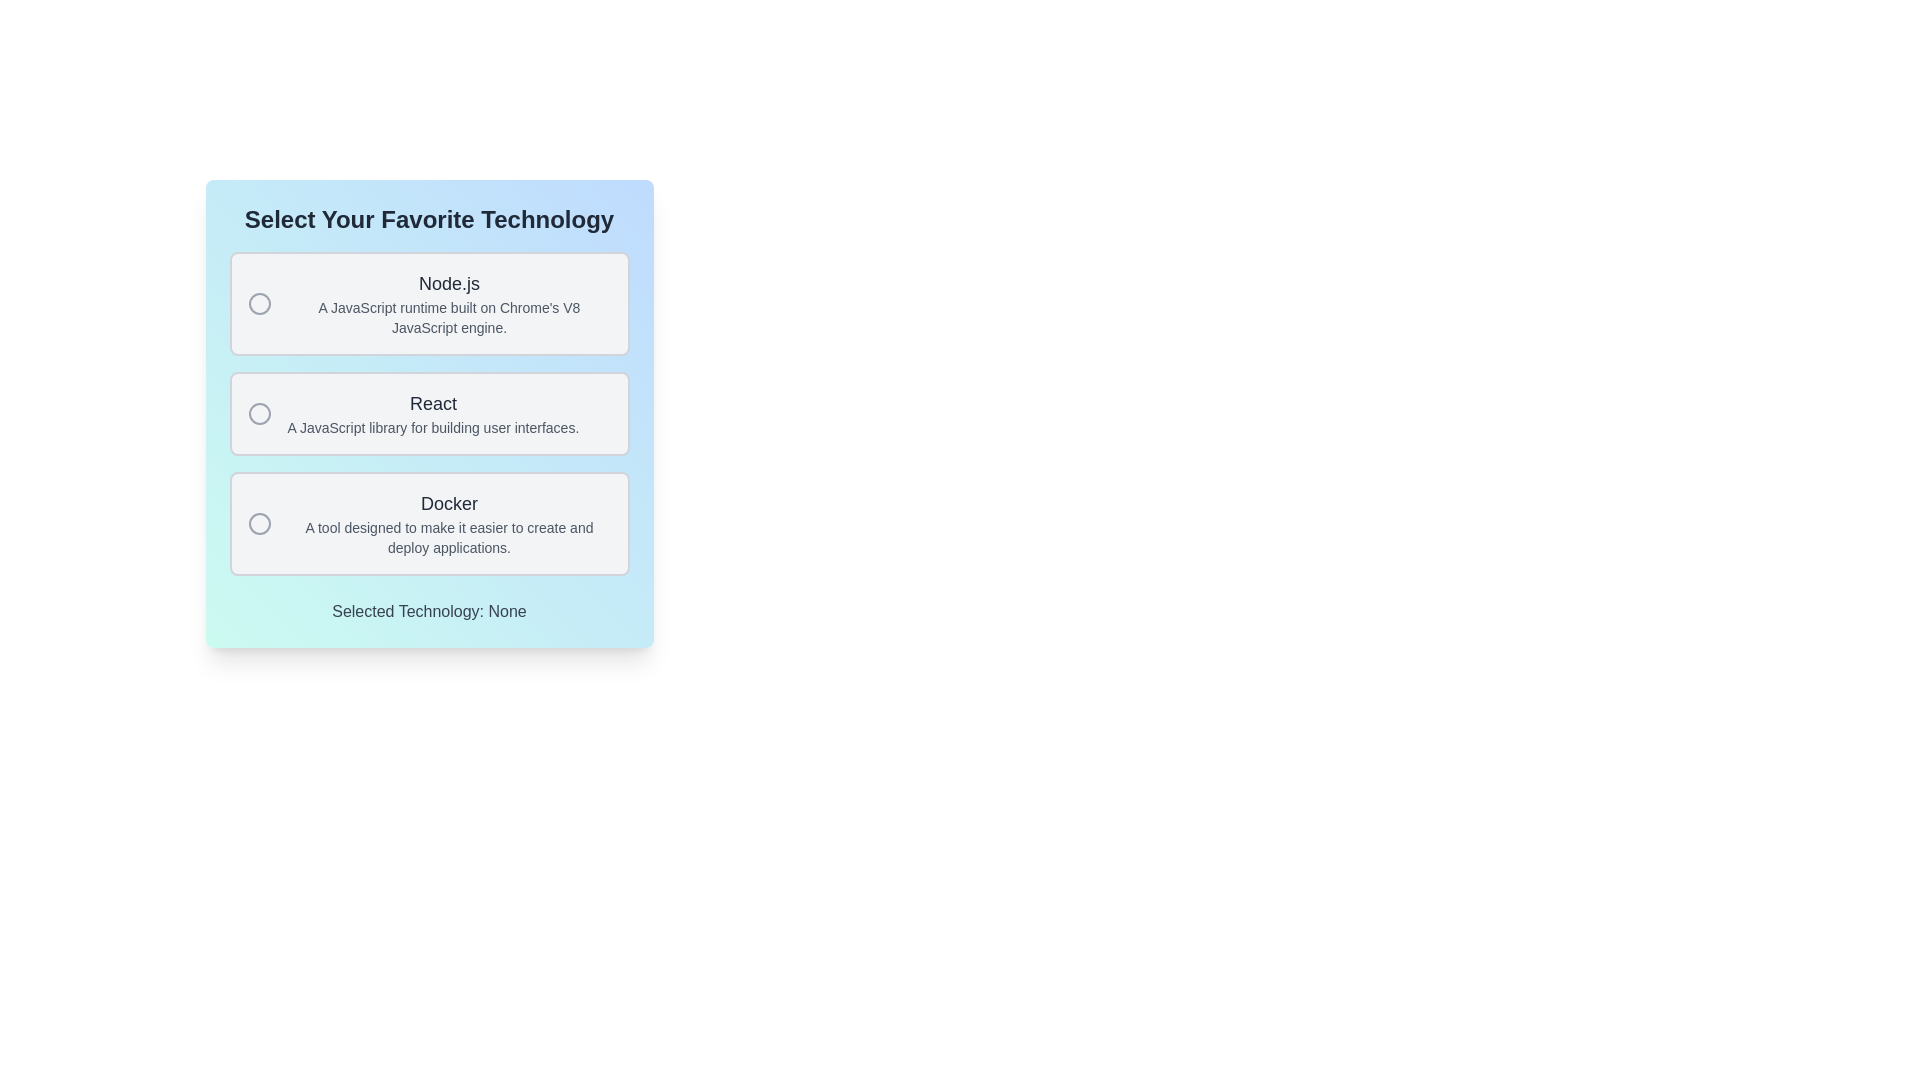 This screenshot has height=1080, width=1920. I want to click on the 'React' text label in the second card, so click(432, 404).